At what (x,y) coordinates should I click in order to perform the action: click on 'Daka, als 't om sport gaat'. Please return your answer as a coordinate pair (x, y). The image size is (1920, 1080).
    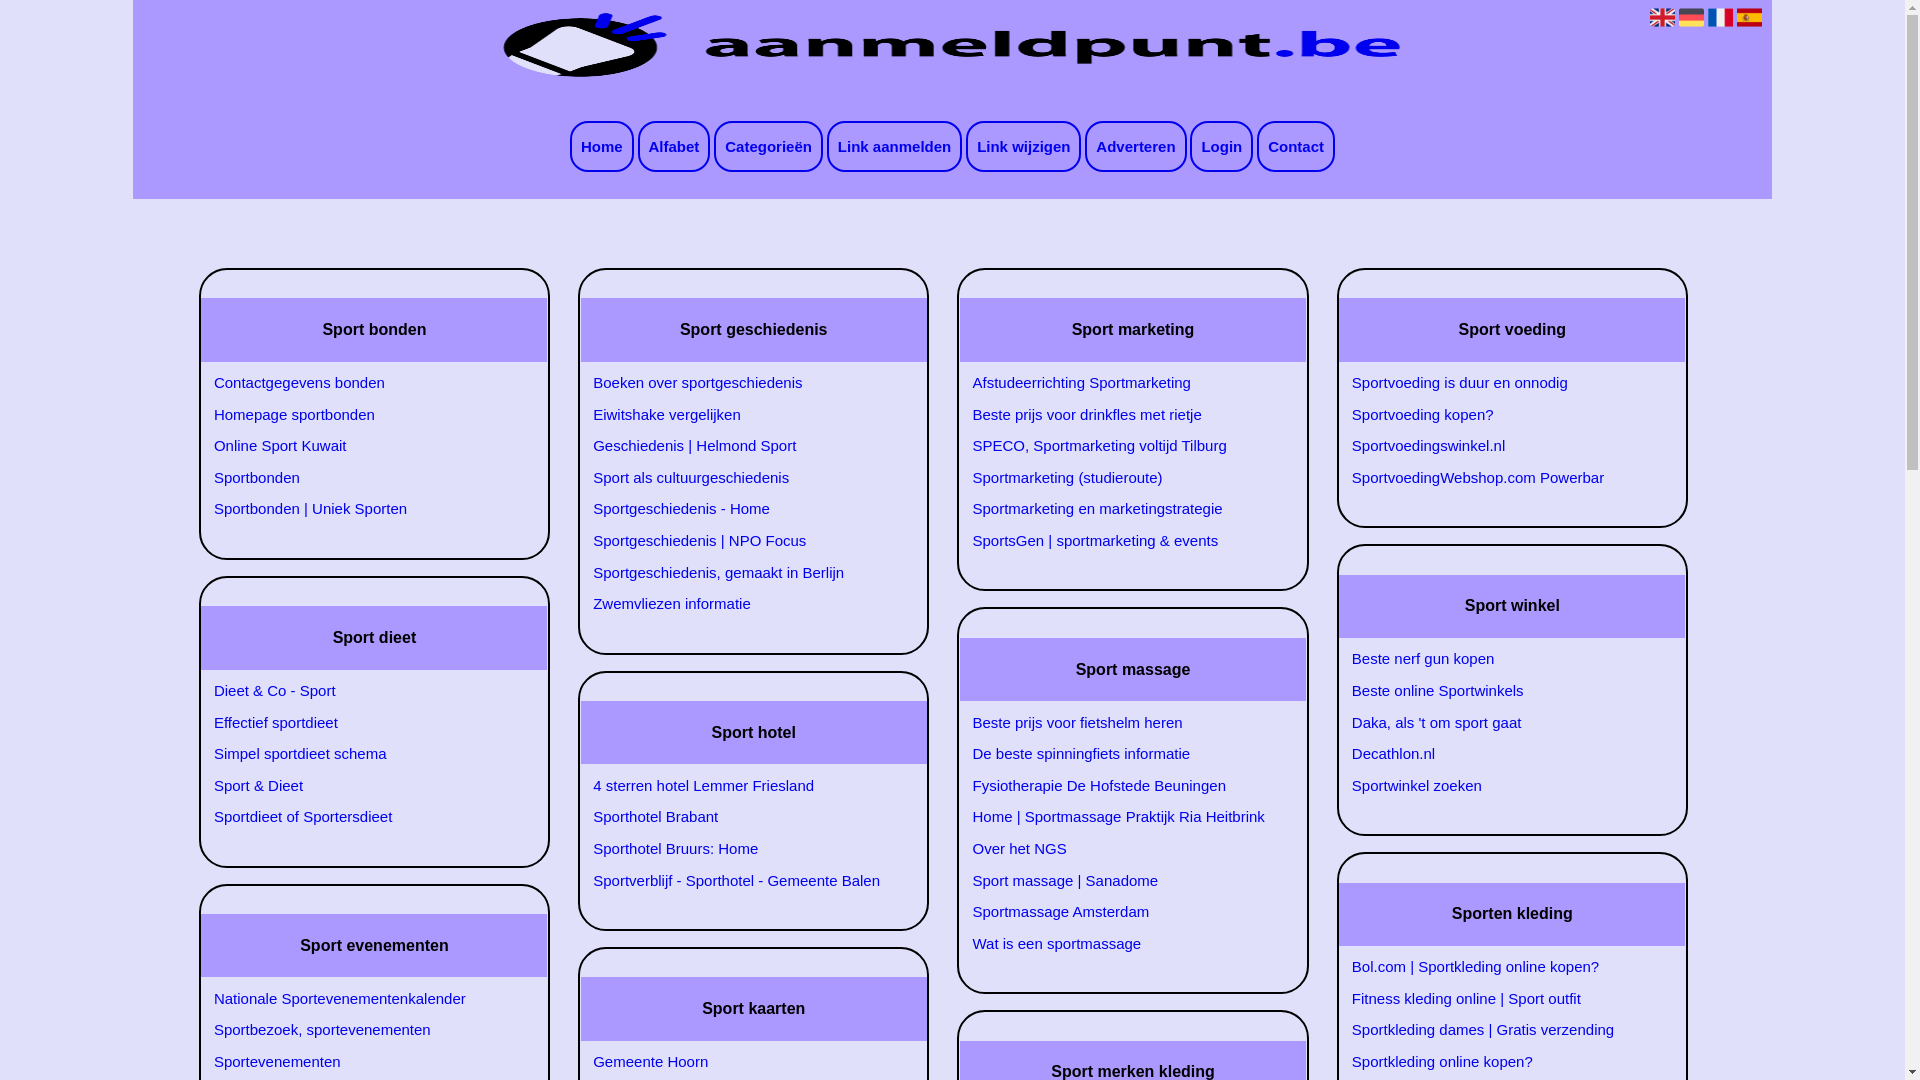
    Looking at the image, I should click on (1501, 722).